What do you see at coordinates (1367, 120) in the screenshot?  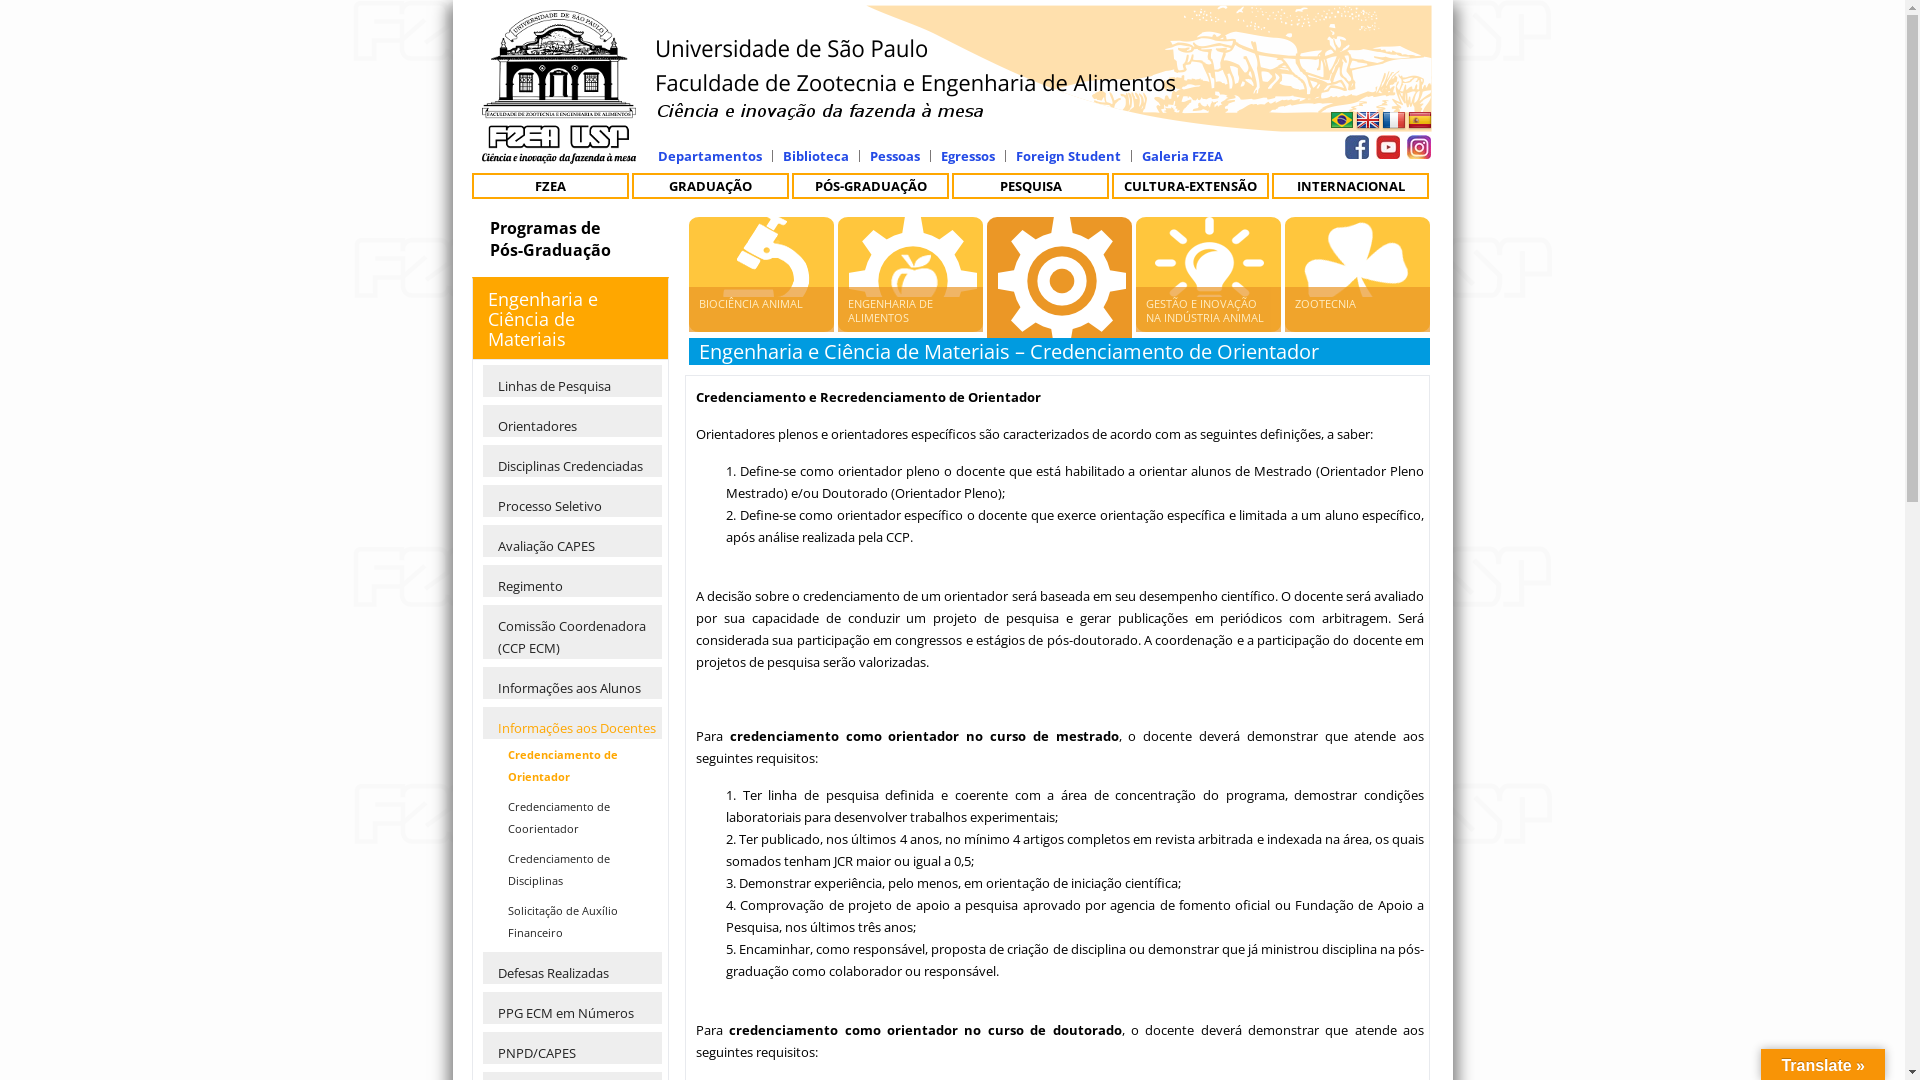 I see `' '` at bounding box center [1367, 120].